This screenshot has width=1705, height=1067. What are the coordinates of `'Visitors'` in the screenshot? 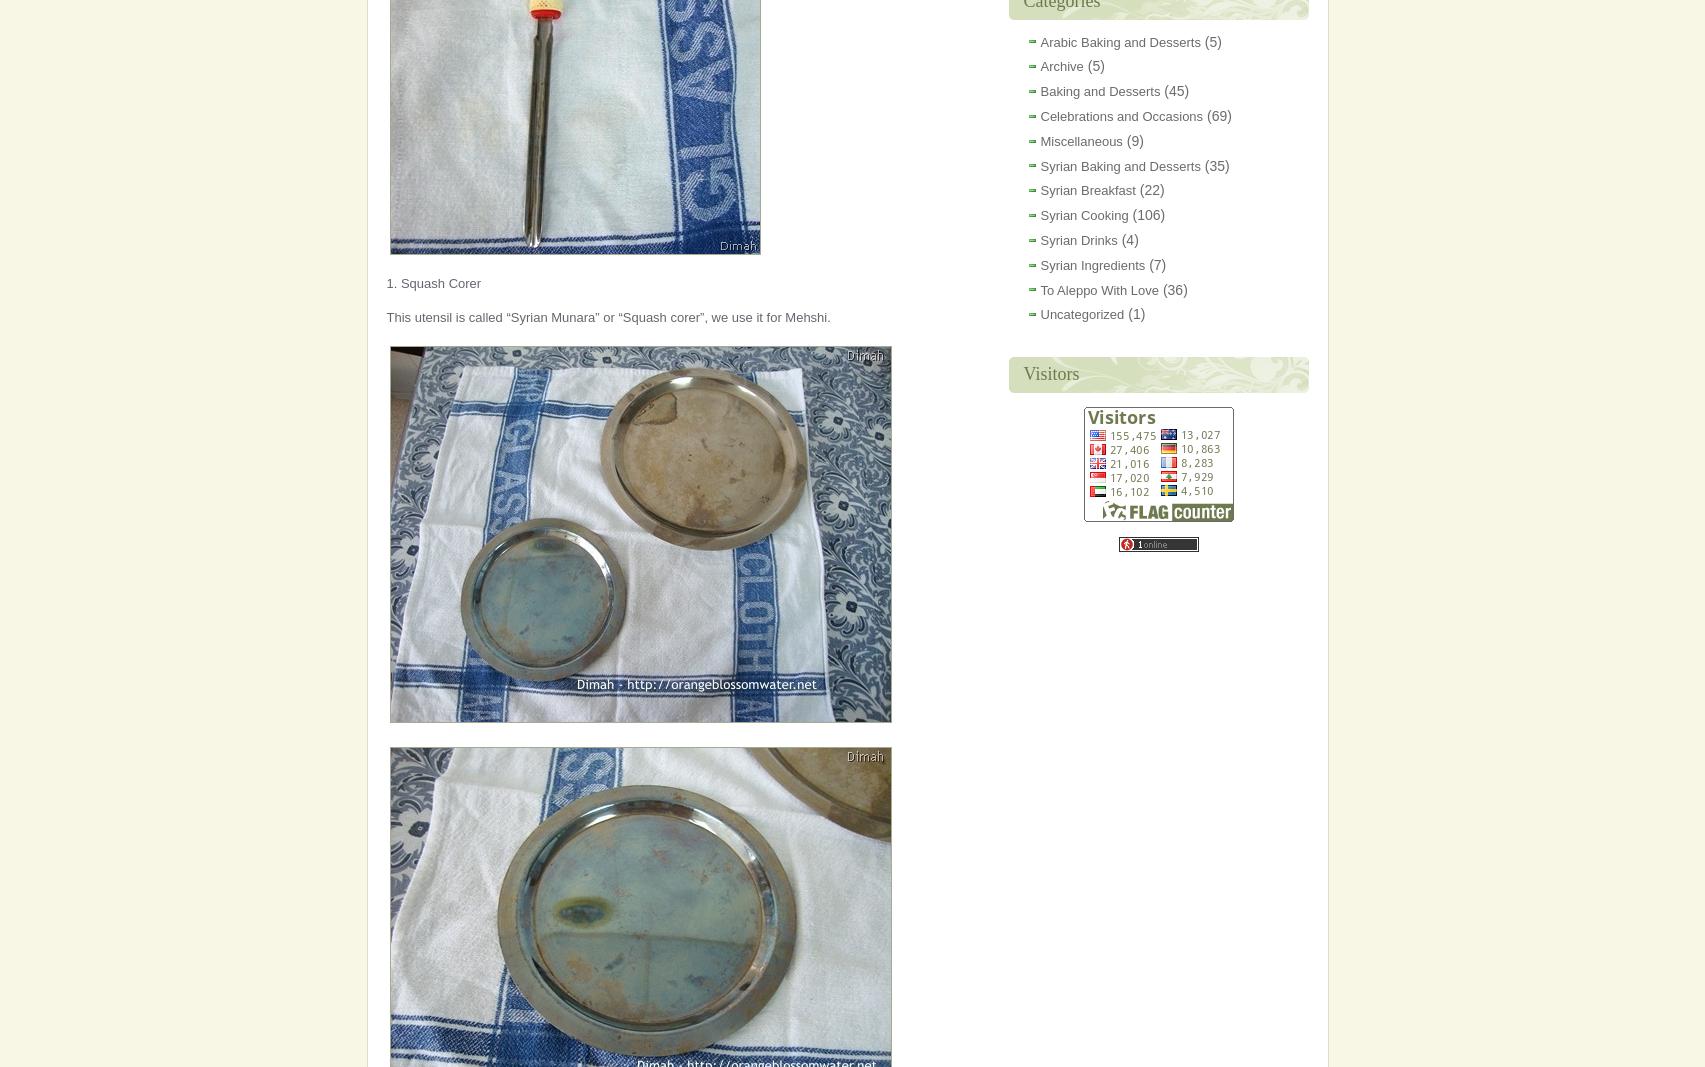 It's located at (1049, 372).